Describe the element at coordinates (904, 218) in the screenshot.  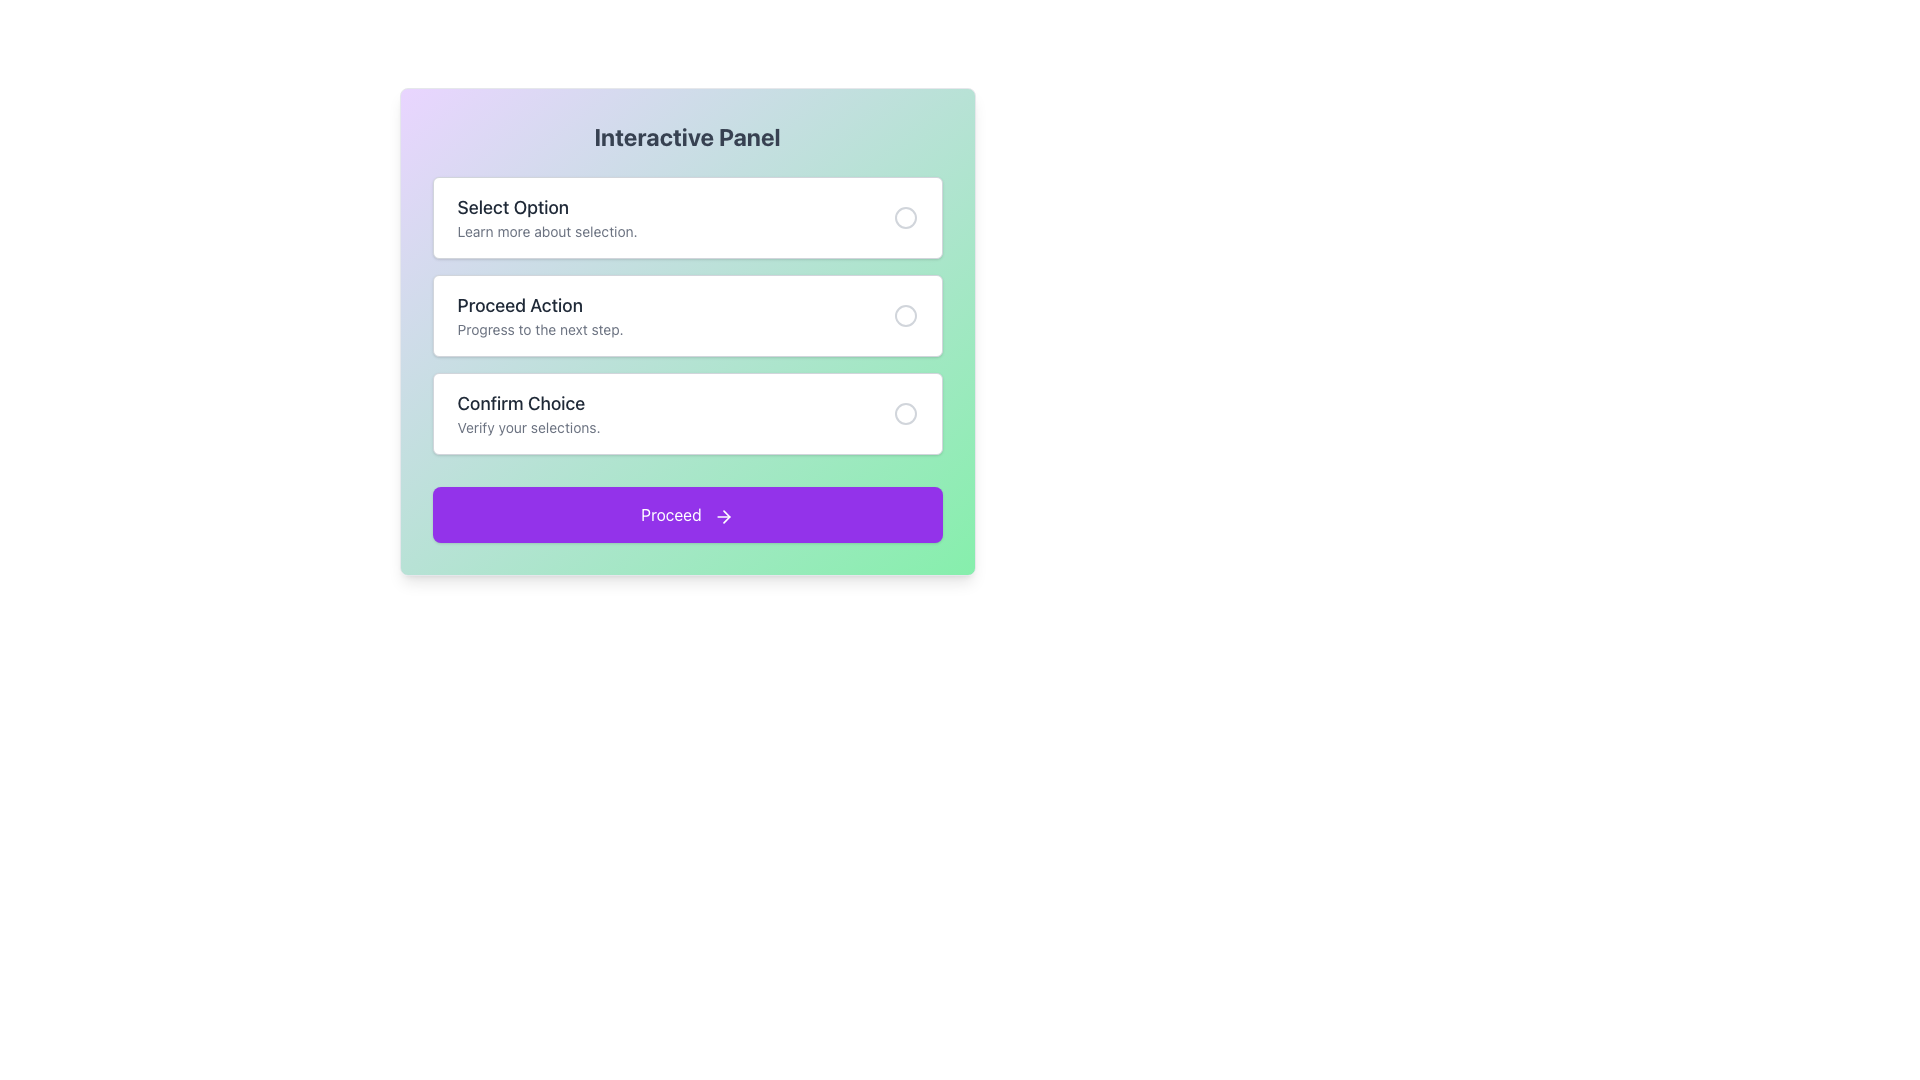
I see `the circular selectable indicator (radio button or checkbox) located on the extreme right side of the 'Select Option' panel` at that location.